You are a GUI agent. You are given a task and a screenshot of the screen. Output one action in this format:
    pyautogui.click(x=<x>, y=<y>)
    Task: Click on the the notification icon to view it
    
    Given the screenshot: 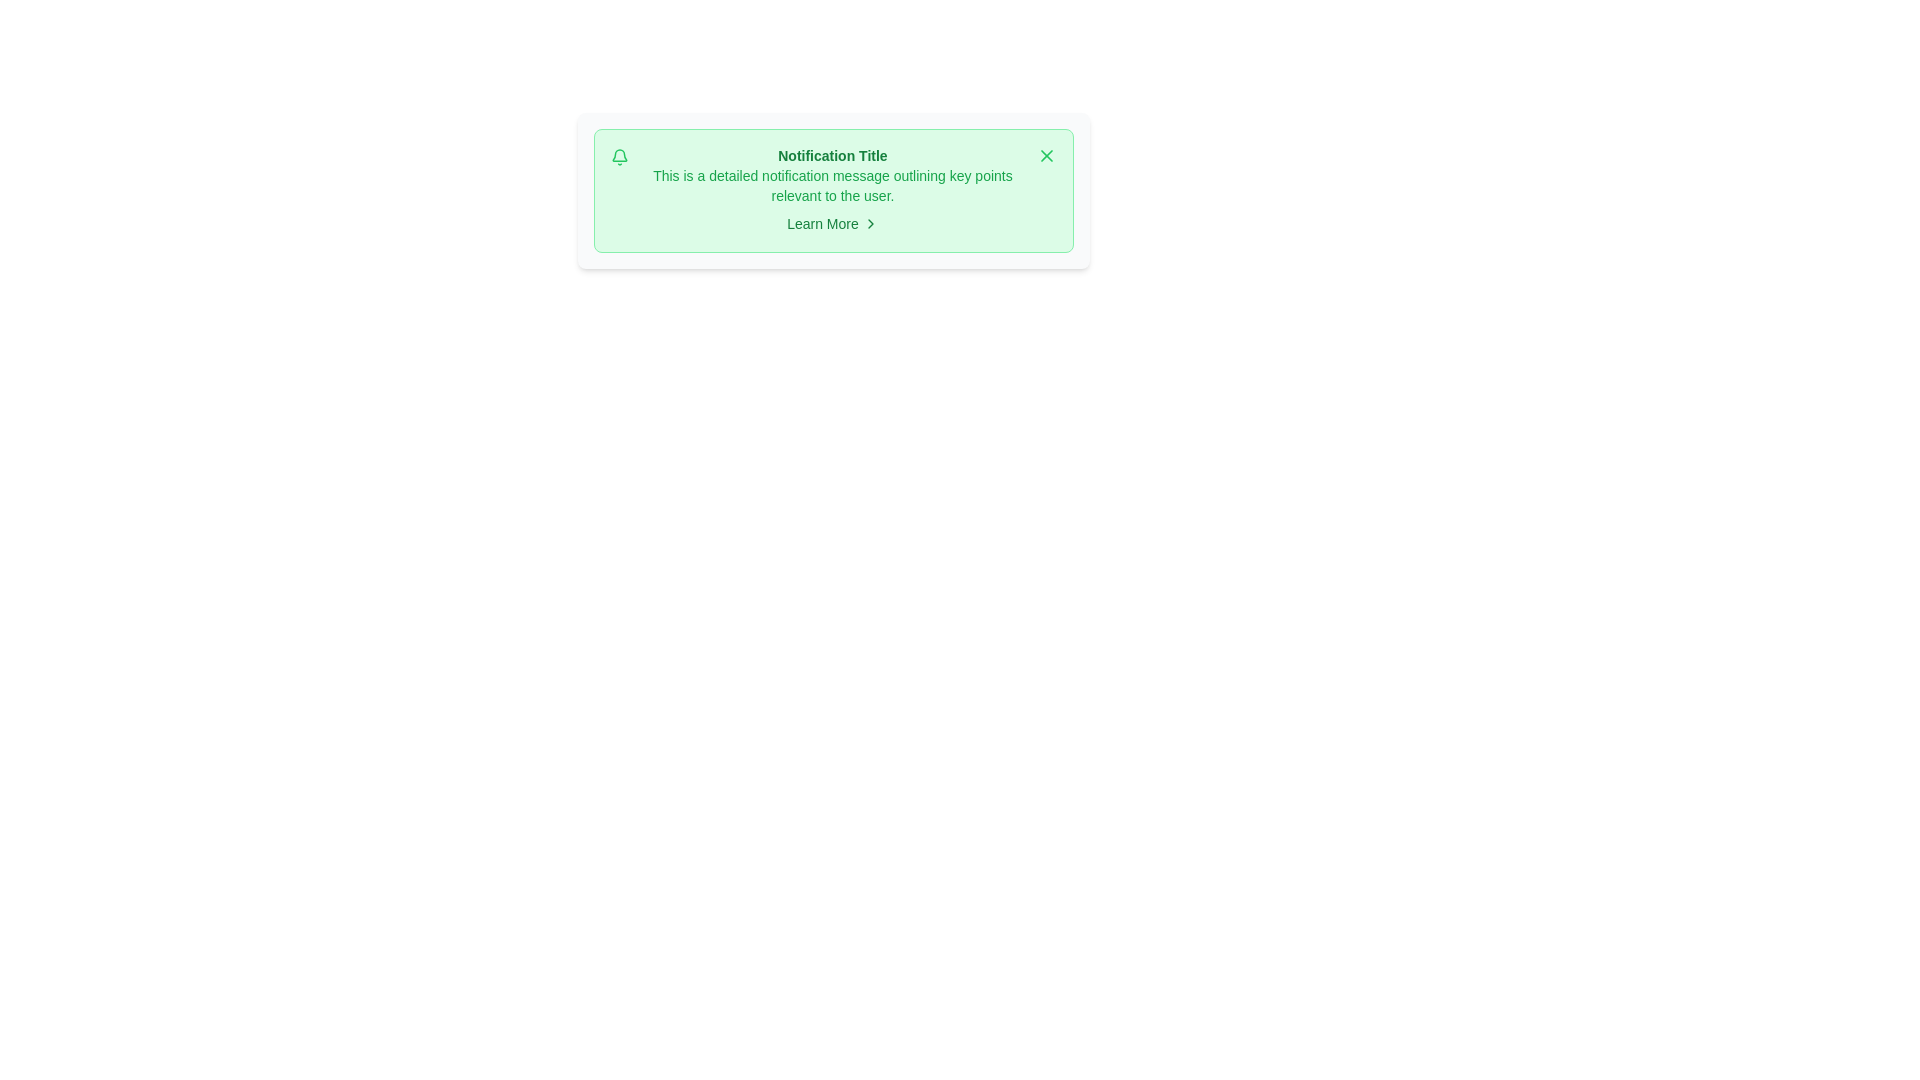 What is the action you would take?
    pyautogui.click(x=618, y=157)
    